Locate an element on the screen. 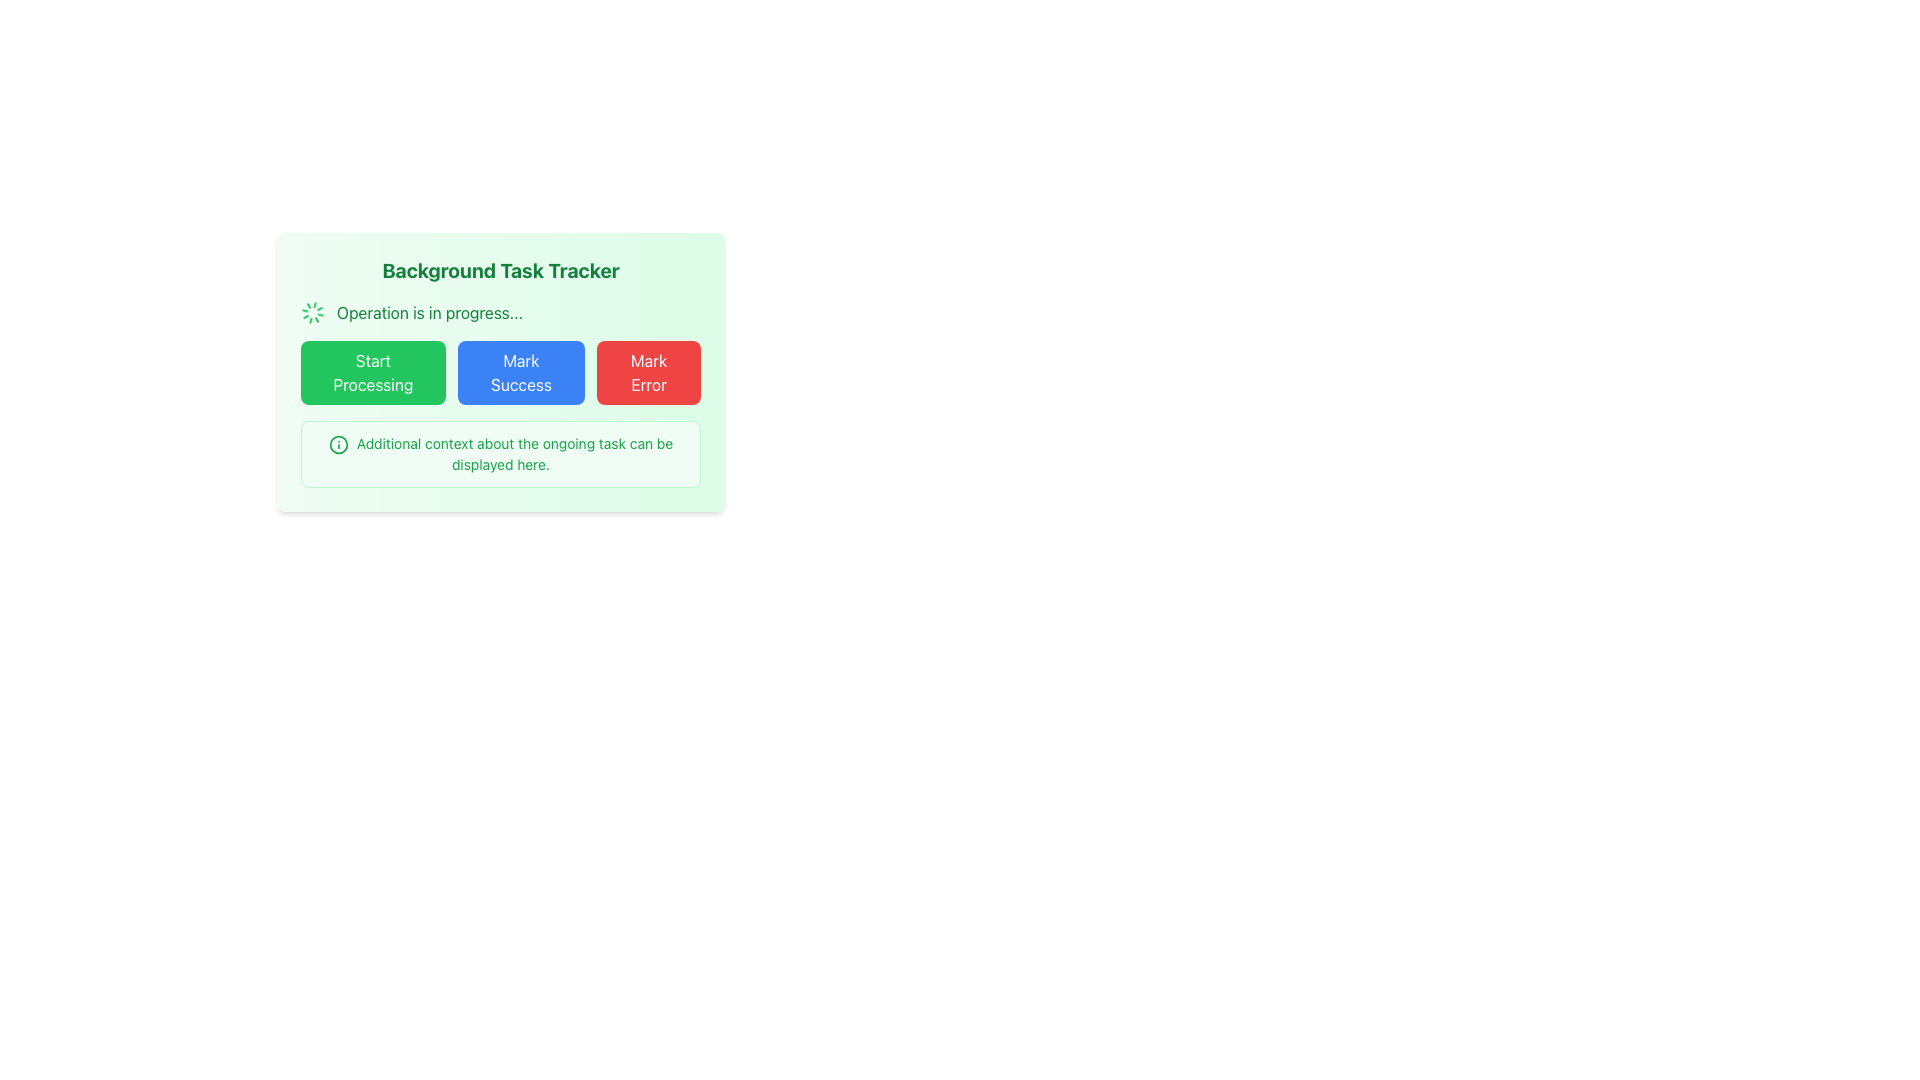  the green 'Start Processing' button with white text is located at coordinates (373, 373).